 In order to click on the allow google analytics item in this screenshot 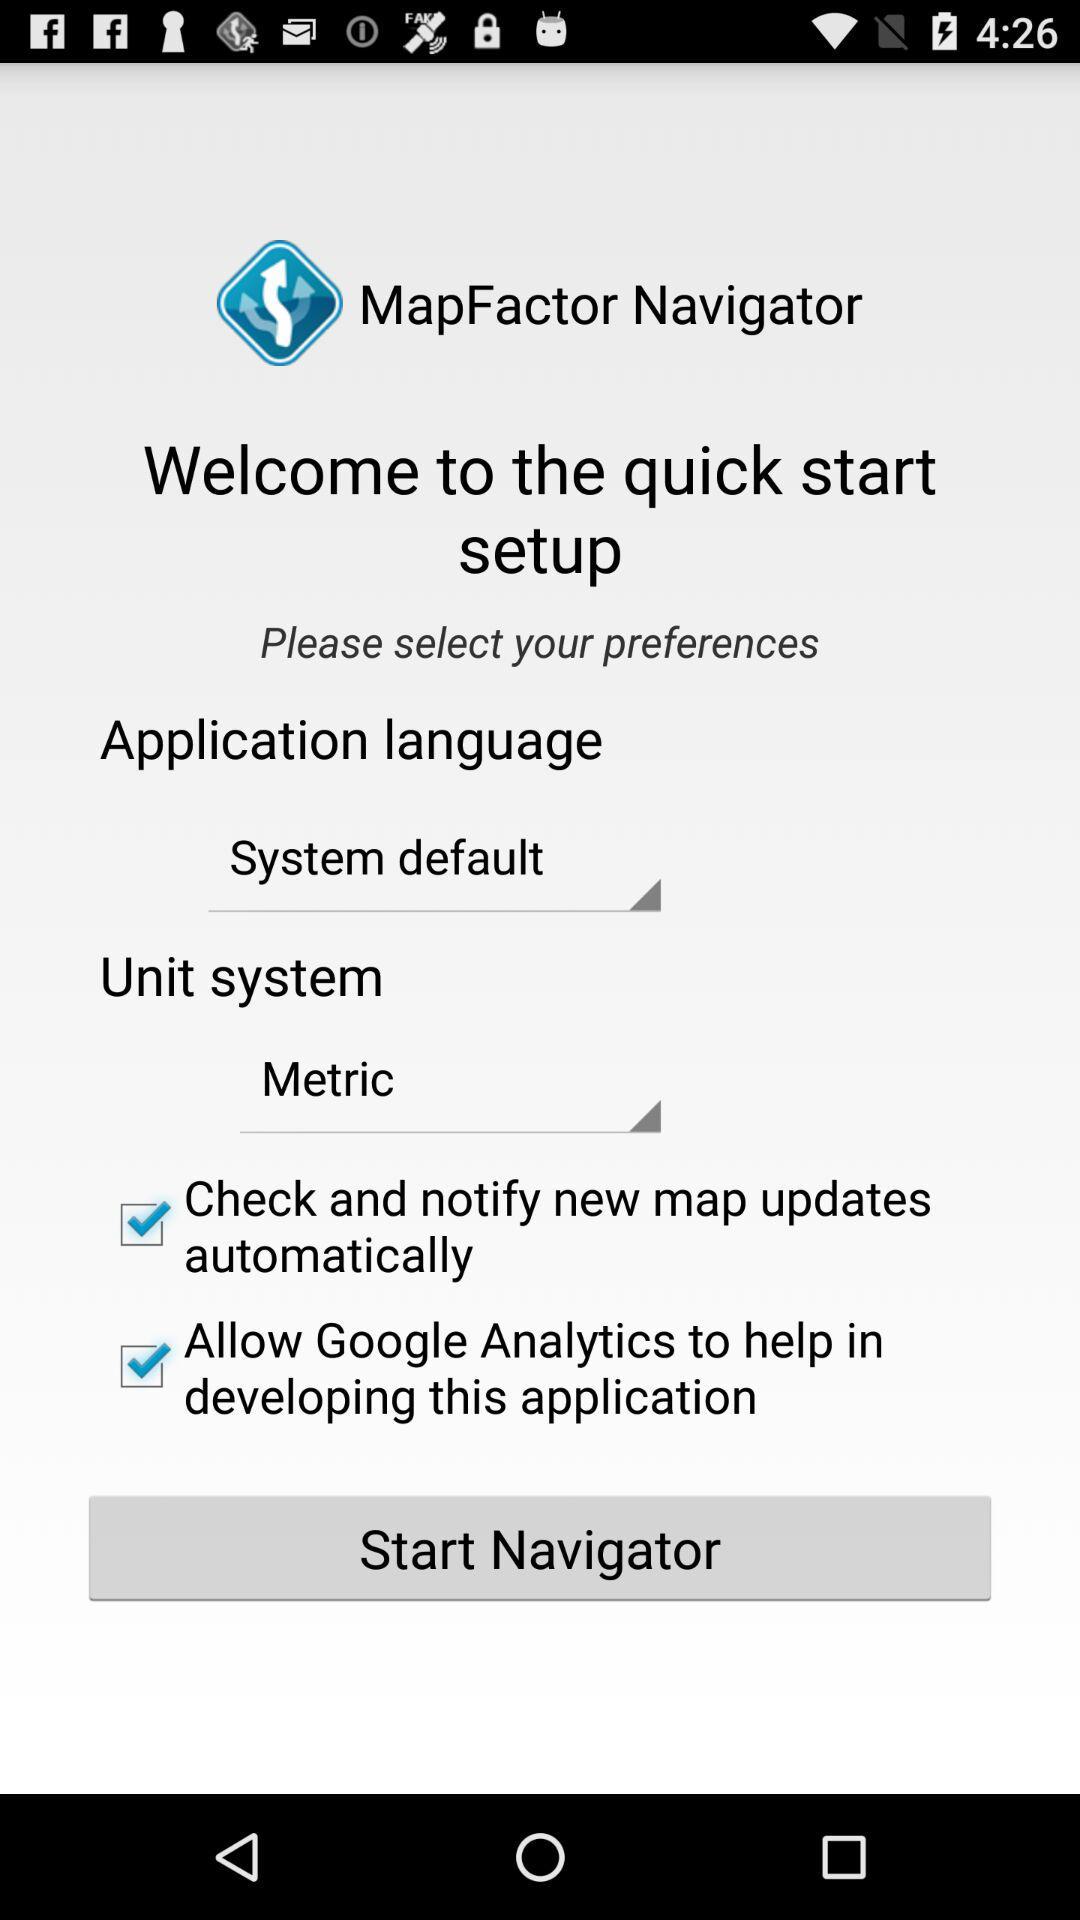, I will do `click(540, 1365)`.